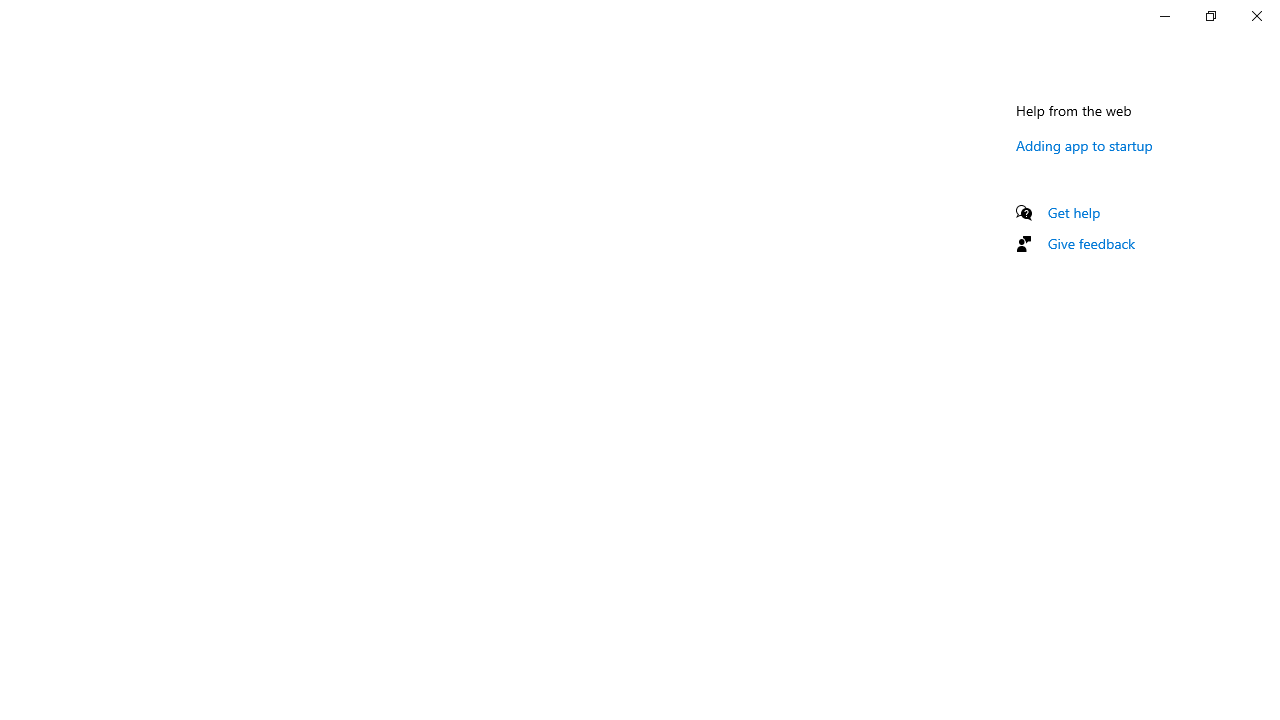  Describe the element at coordinates (1090, 242) in the screenshot. I see `'Give feedback'` at that location.